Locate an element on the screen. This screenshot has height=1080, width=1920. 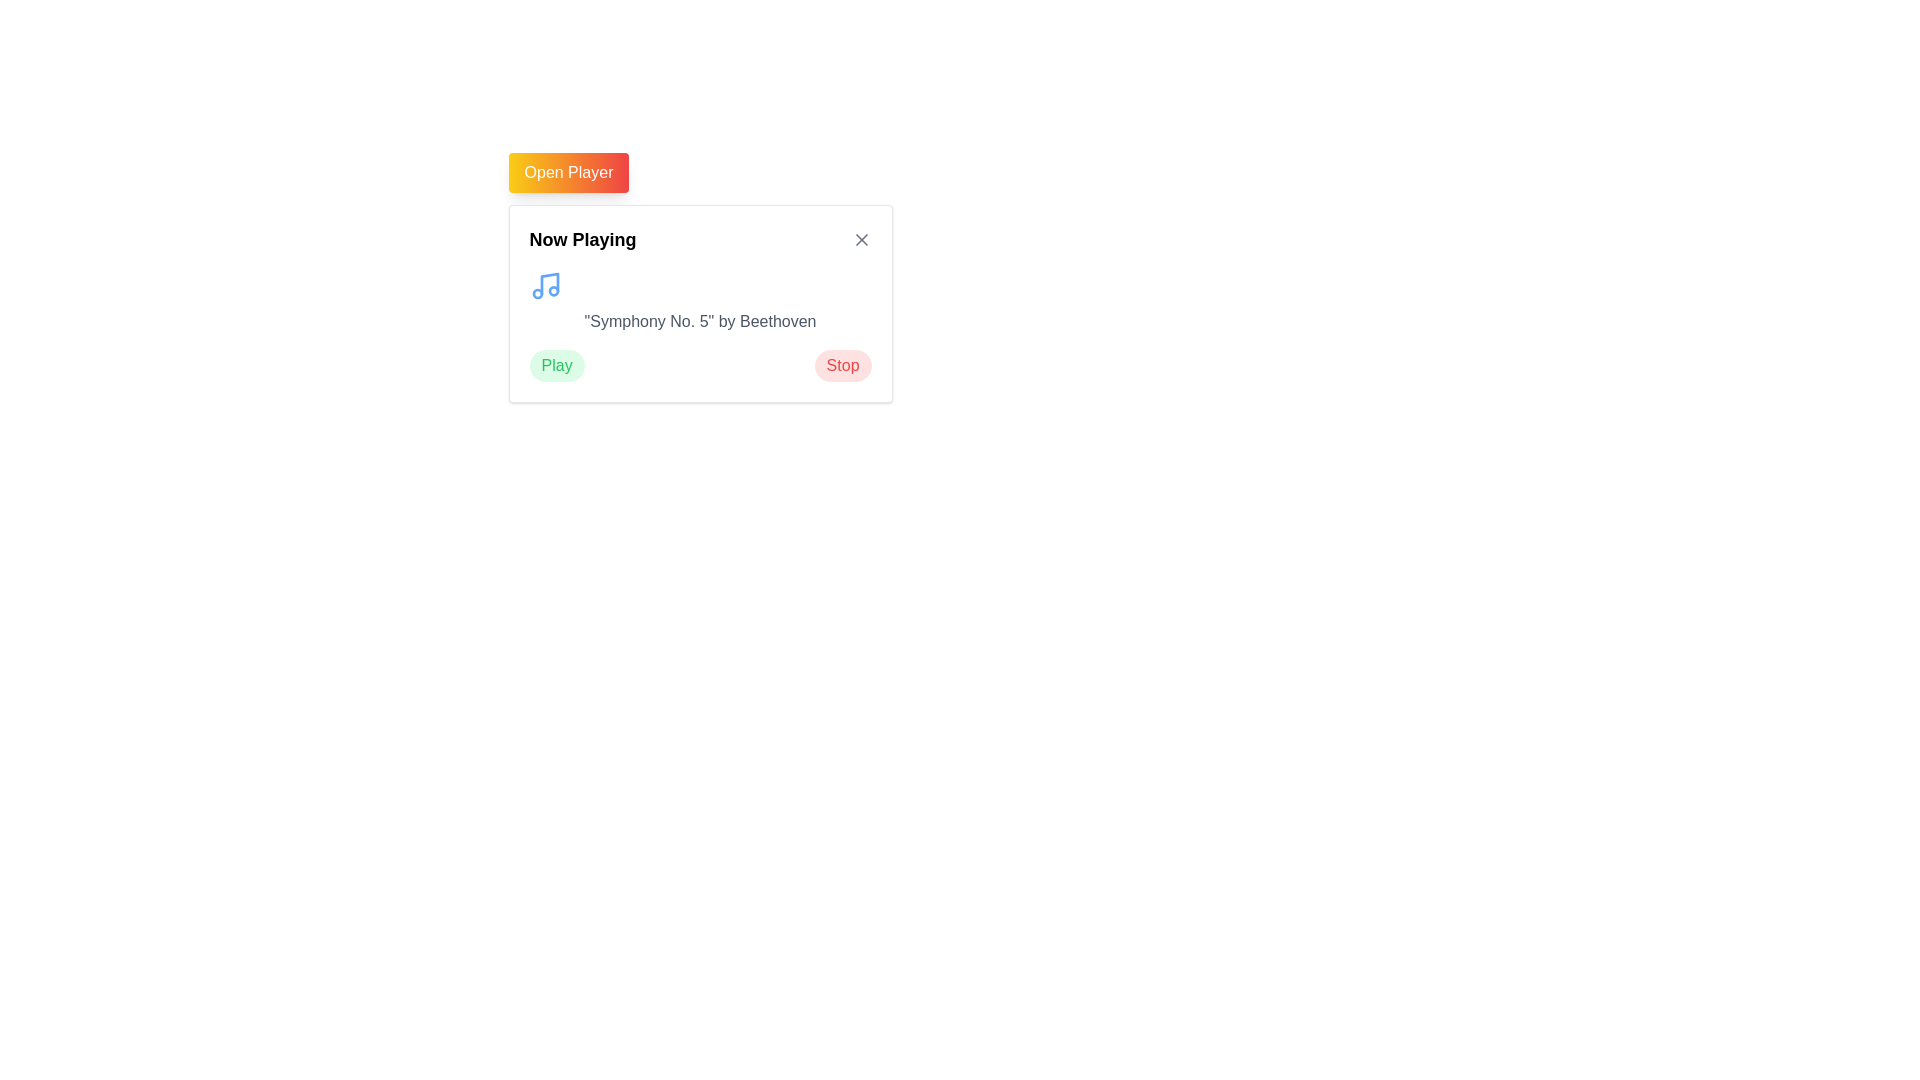
the close button located in the top-right corner of the 'Now Playing' section to hide or remove it from view is located at coordinates (861, 238).